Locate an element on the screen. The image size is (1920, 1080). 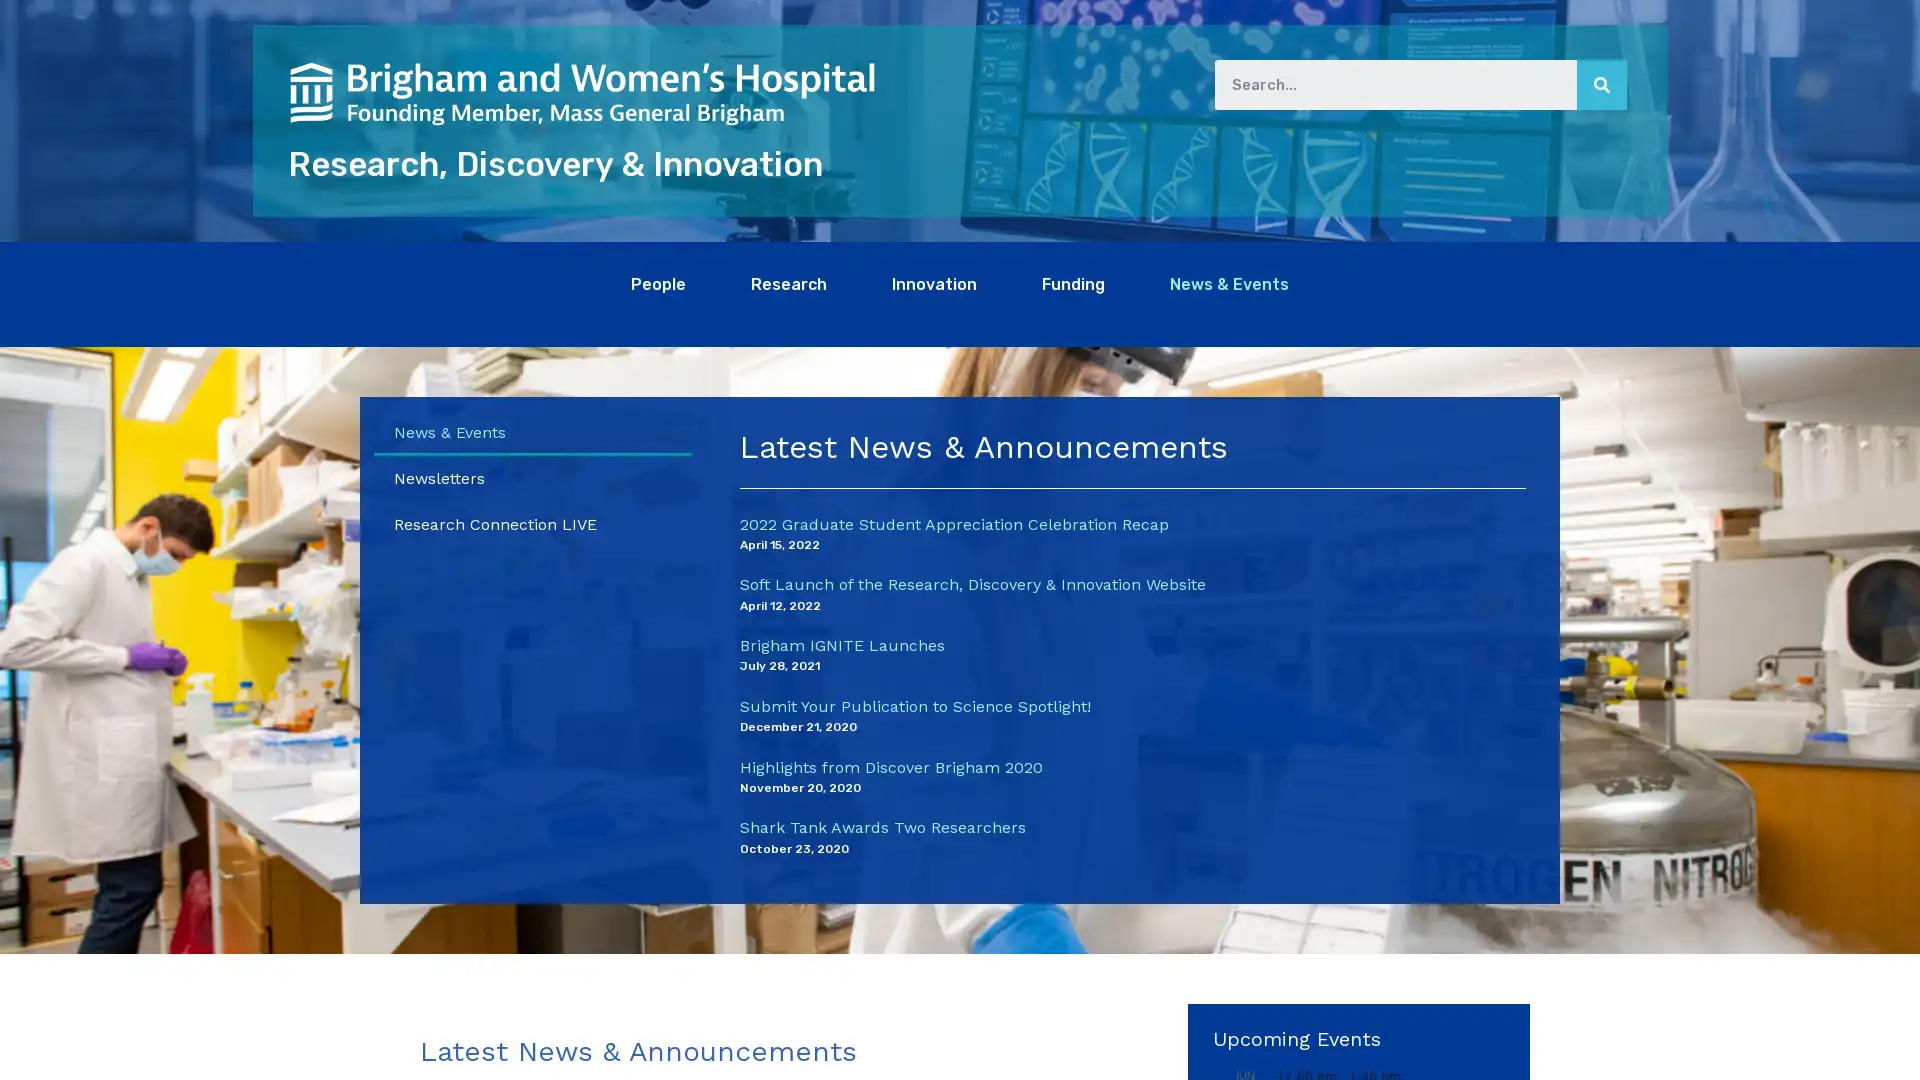
Search is located at coordinates (1601, 83).